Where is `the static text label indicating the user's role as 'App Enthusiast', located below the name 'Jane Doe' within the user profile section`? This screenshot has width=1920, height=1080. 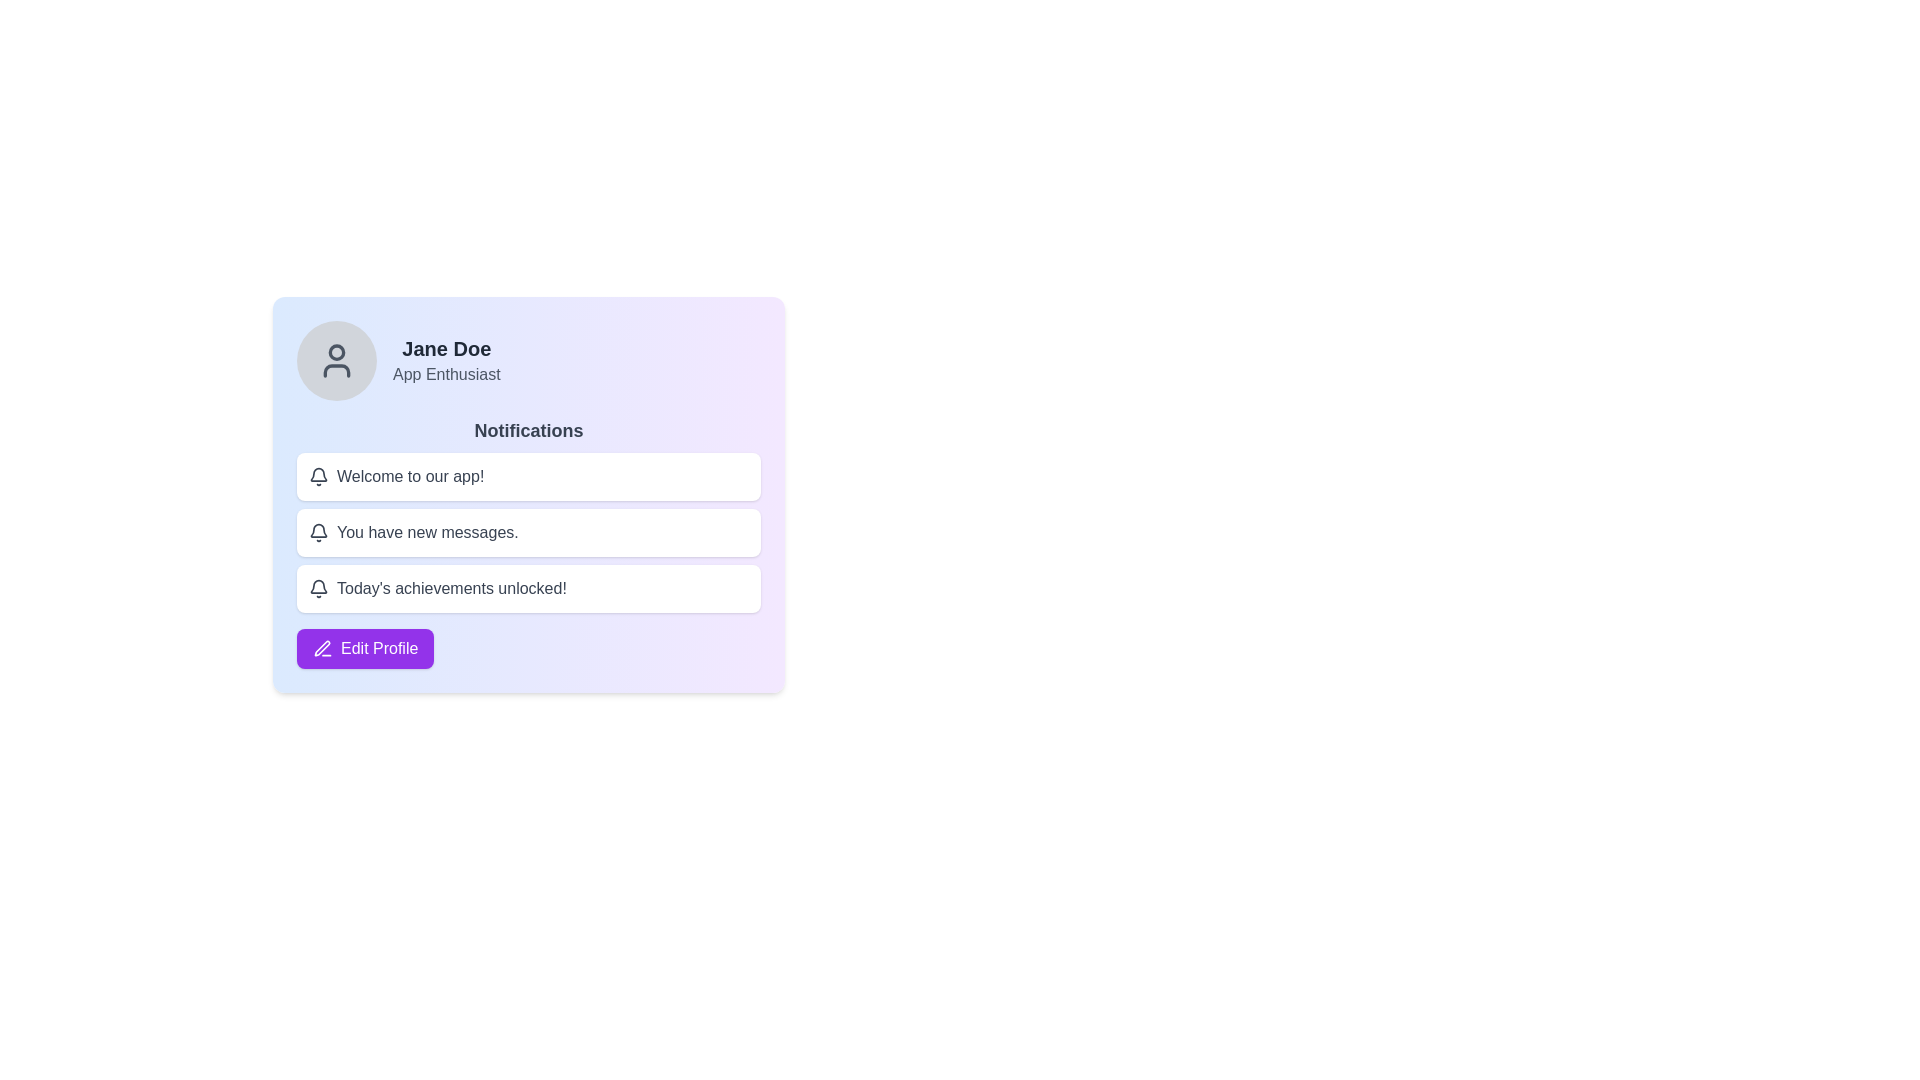
the static text label indicating the user's role as 'App Enthusiast', located below the name 'Jane Doe' within the user profile section is located at coordinates (445, 374).